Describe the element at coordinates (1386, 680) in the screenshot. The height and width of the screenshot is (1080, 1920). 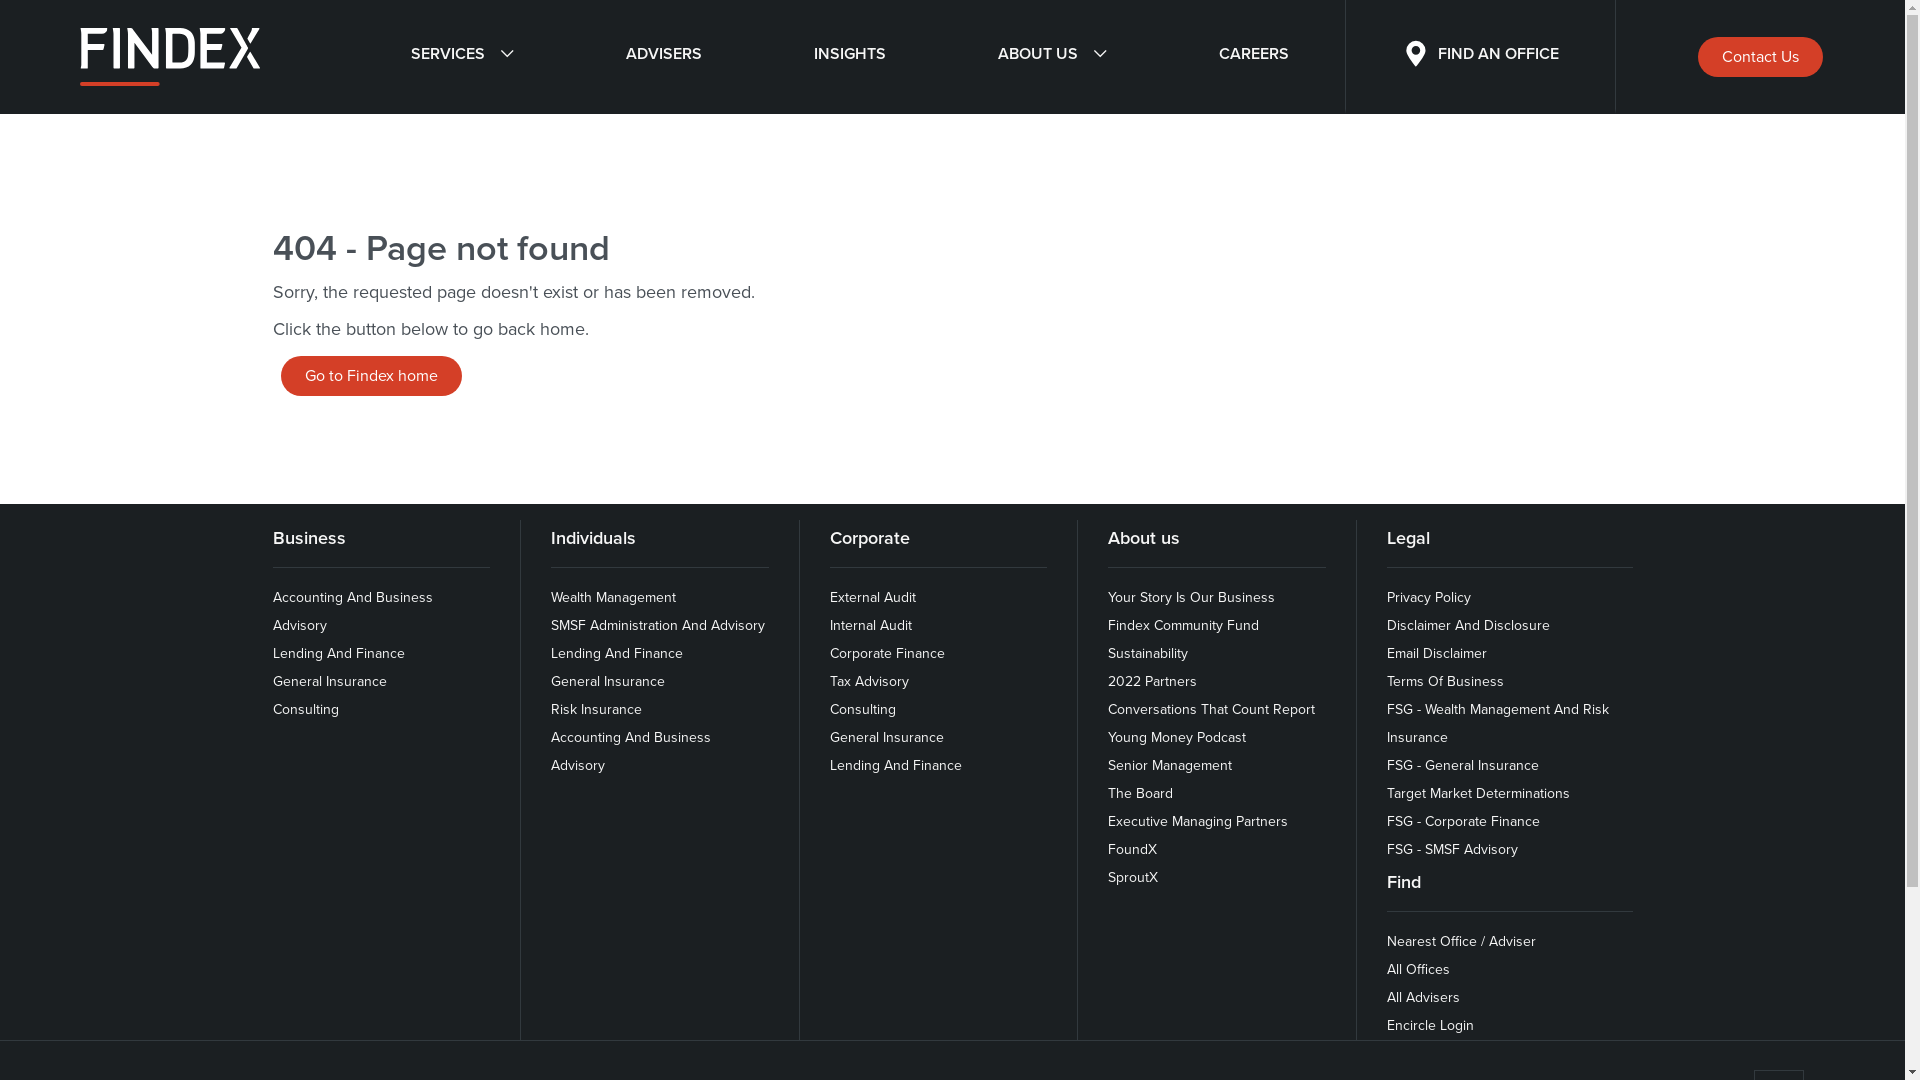
I see `'Terms Of Business'` at that location.